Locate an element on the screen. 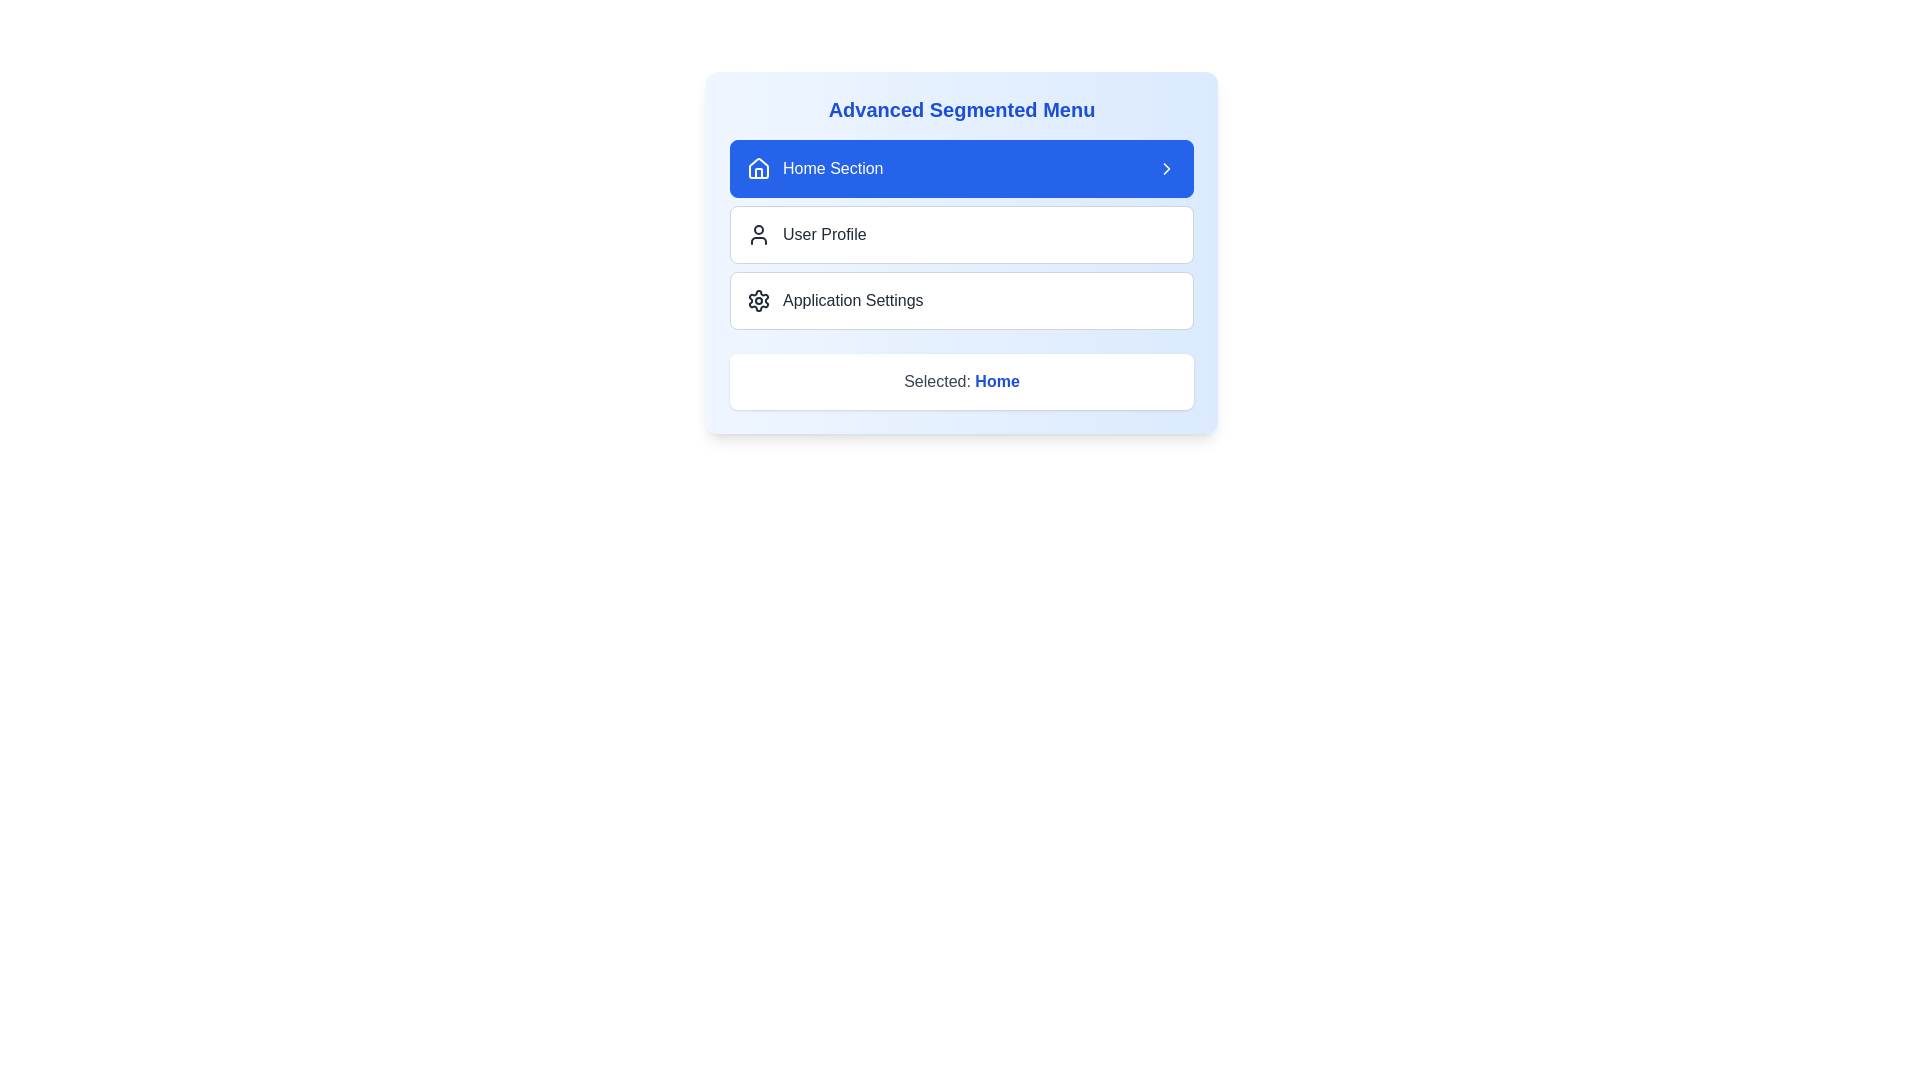 The height and width of the screenshot is (1080, 1920). the menu item that provides access to application settings or preferences, located in the segmented menu below 'User Profile' and above 'Selected: Home' is located at coordinates (835, 300).